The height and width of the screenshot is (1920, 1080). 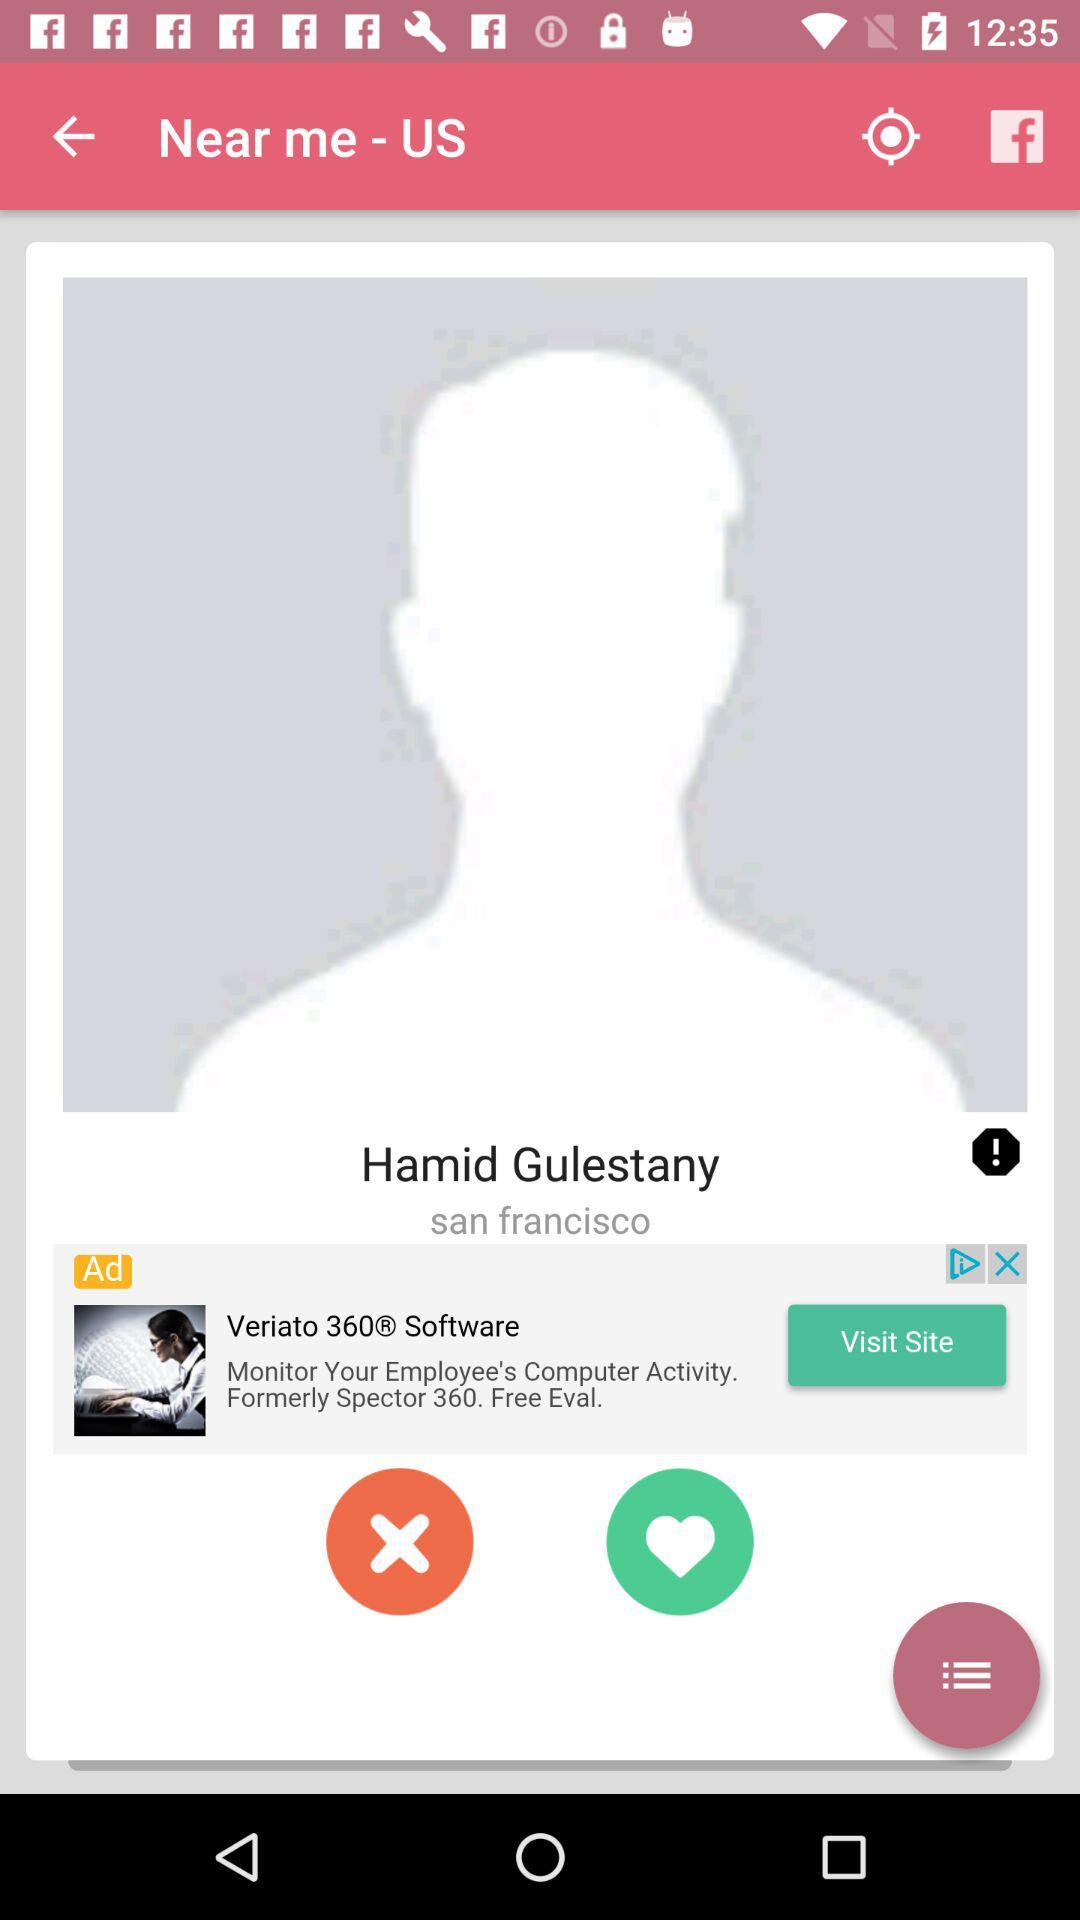 I want to click on closed the app, so click(x=400, y=1540).